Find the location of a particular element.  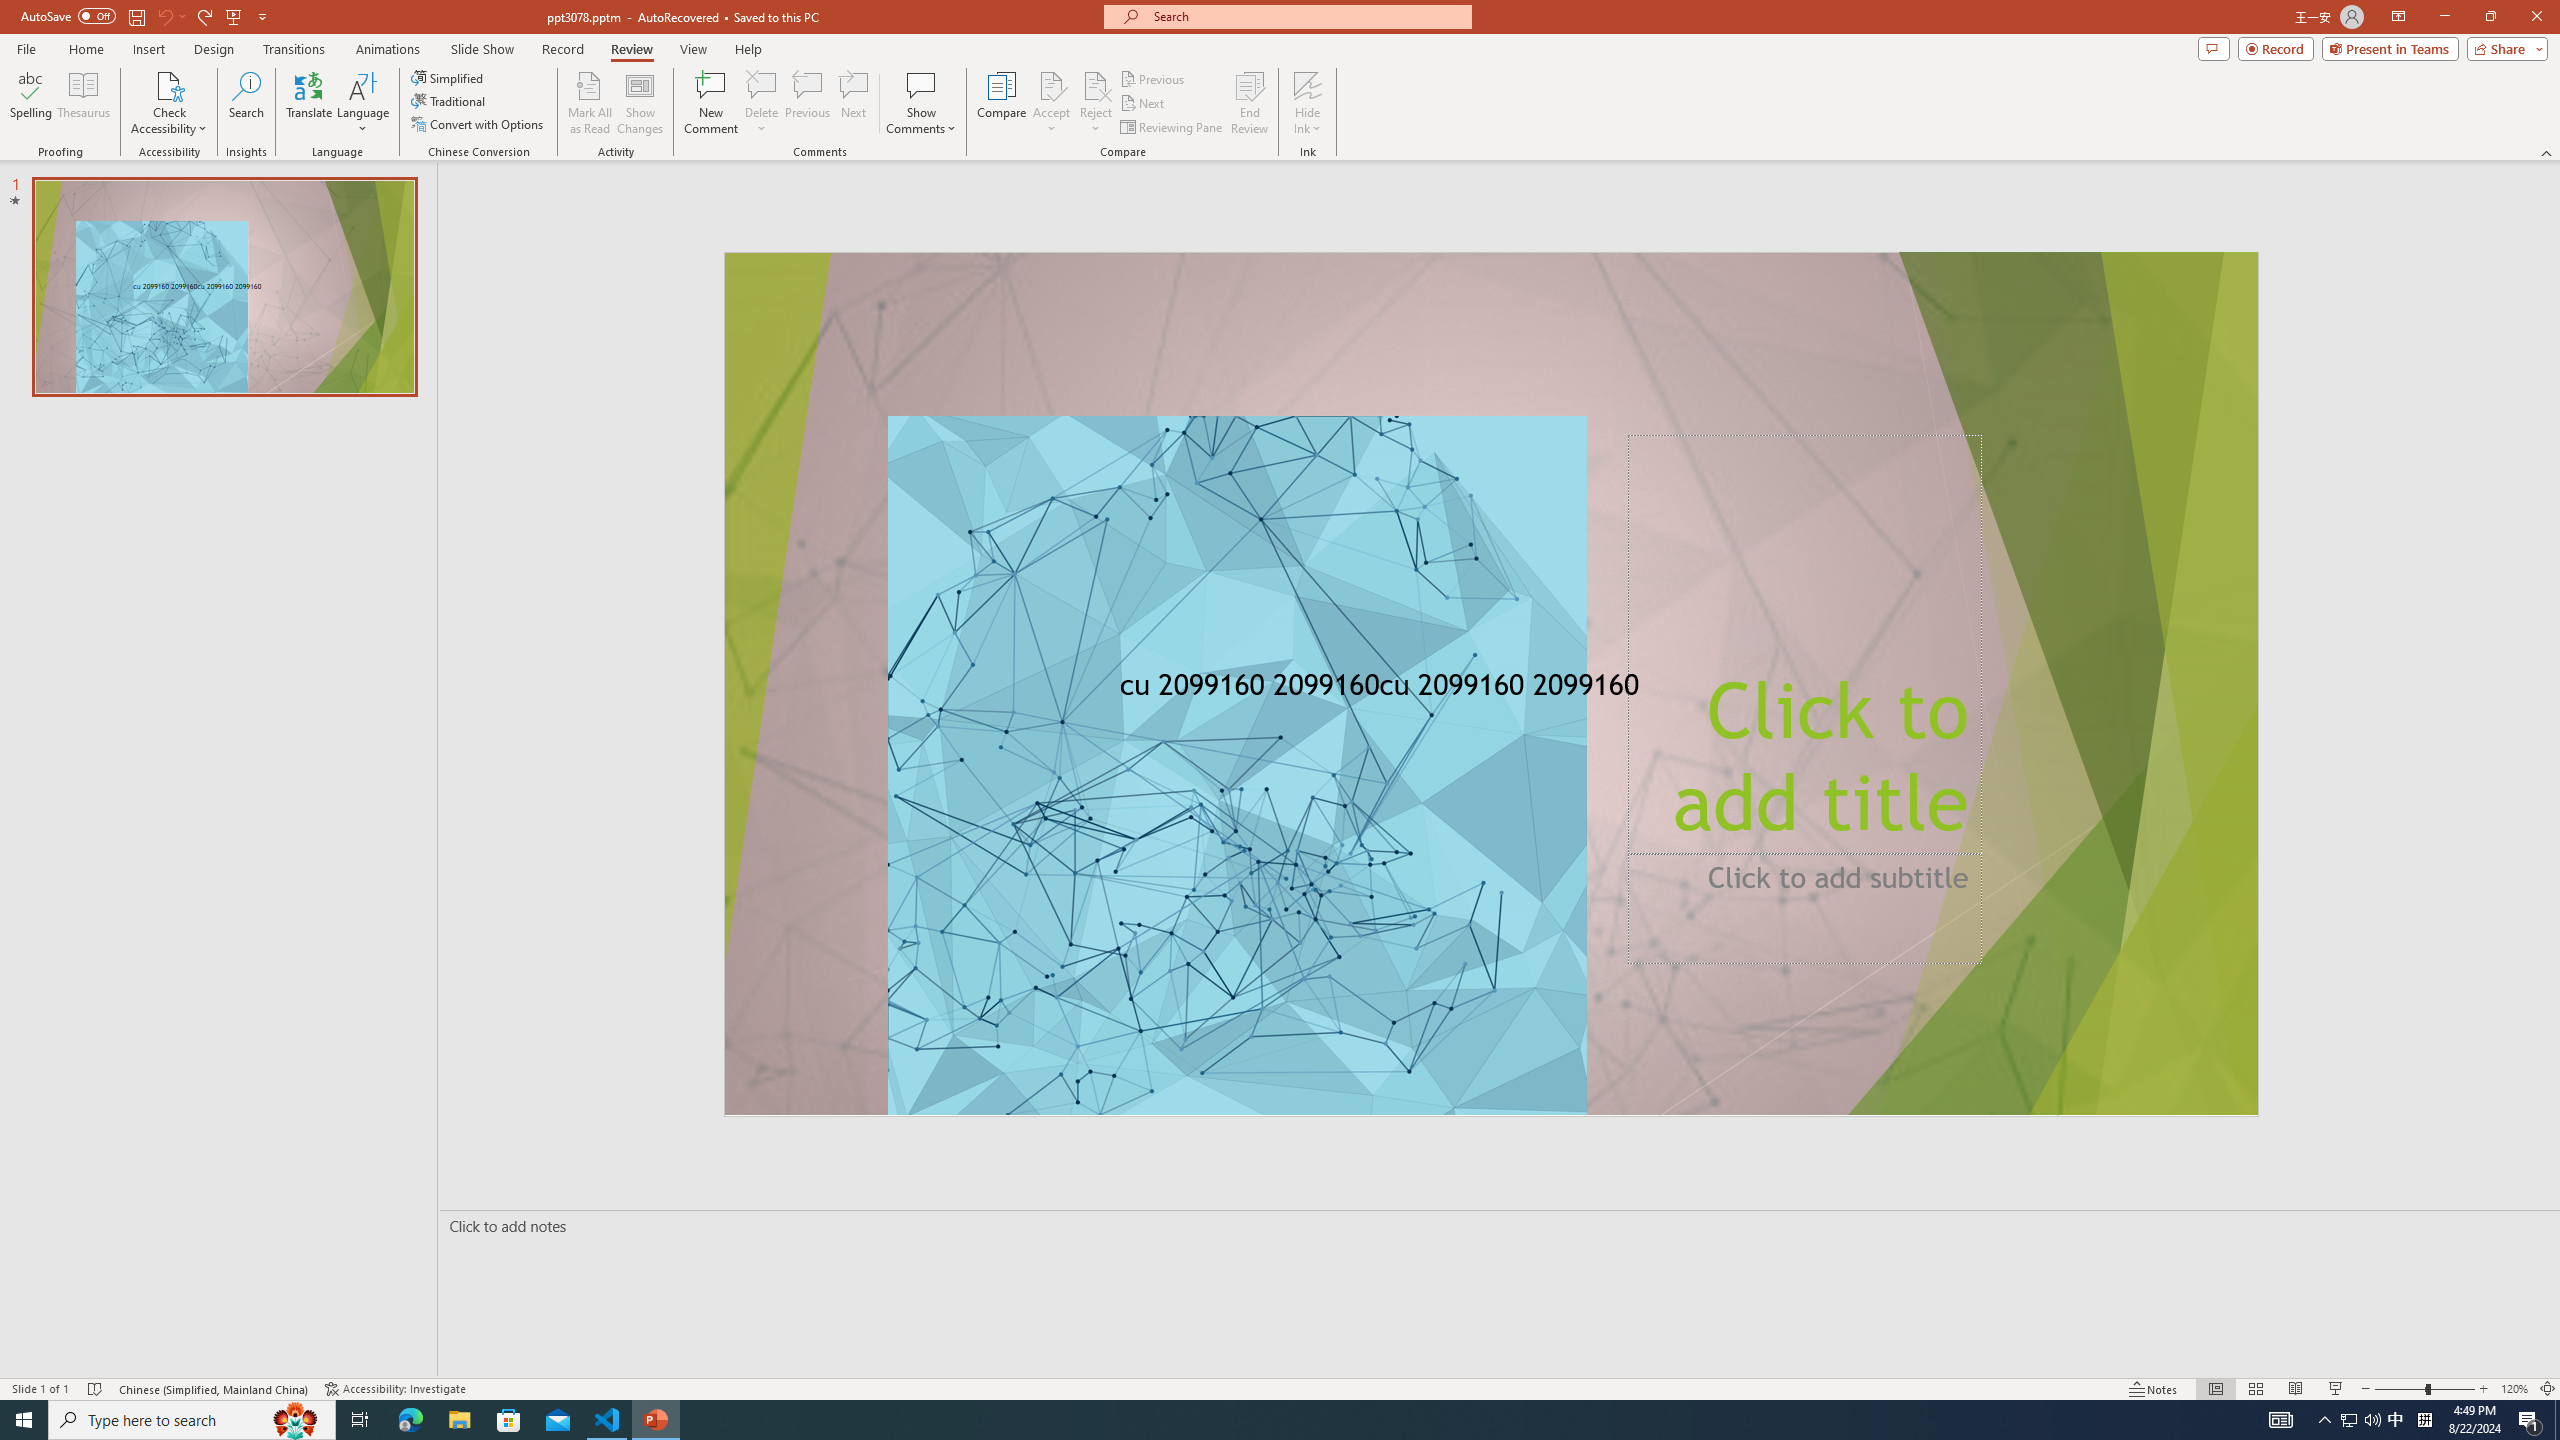

'End Review' is located at coordinates (1248, 103).